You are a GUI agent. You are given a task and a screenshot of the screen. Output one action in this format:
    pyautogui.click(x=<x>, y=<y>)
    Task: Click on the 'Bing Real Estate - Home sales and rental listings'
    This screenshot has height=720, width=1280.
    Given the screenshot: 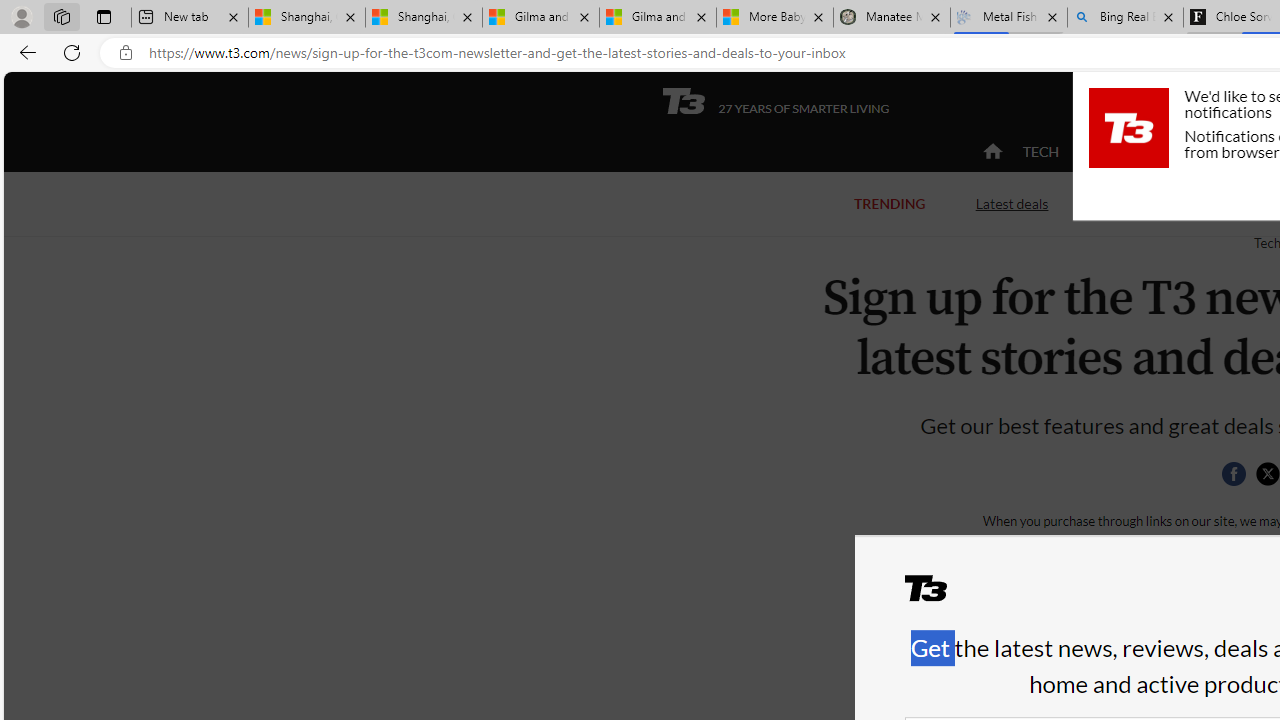 What is the action you would take?
    pyautogui.click(x=1125, y=17)
    